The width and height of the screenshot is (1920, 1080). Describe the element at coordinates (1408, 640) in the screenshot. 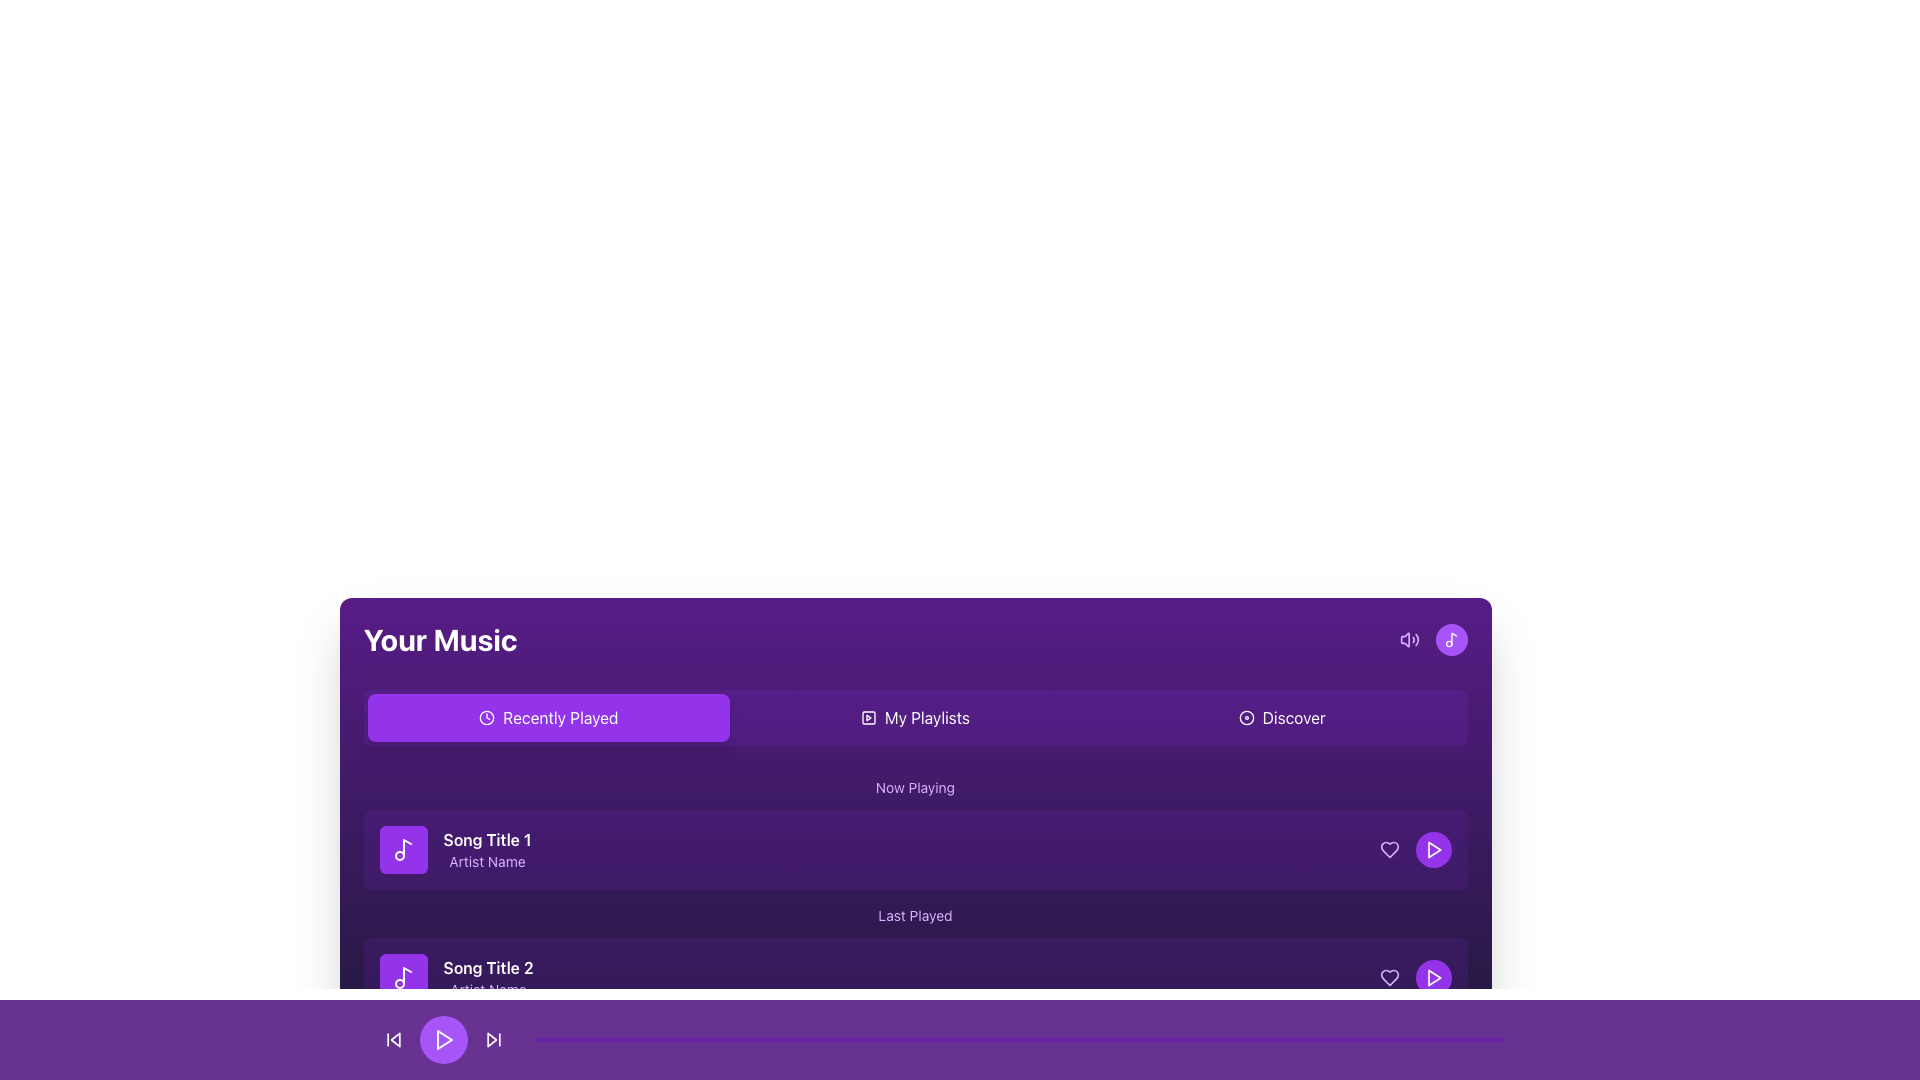

I see `the purple speaker icon with sound waves in the top right corner of the music interface header` at that location.